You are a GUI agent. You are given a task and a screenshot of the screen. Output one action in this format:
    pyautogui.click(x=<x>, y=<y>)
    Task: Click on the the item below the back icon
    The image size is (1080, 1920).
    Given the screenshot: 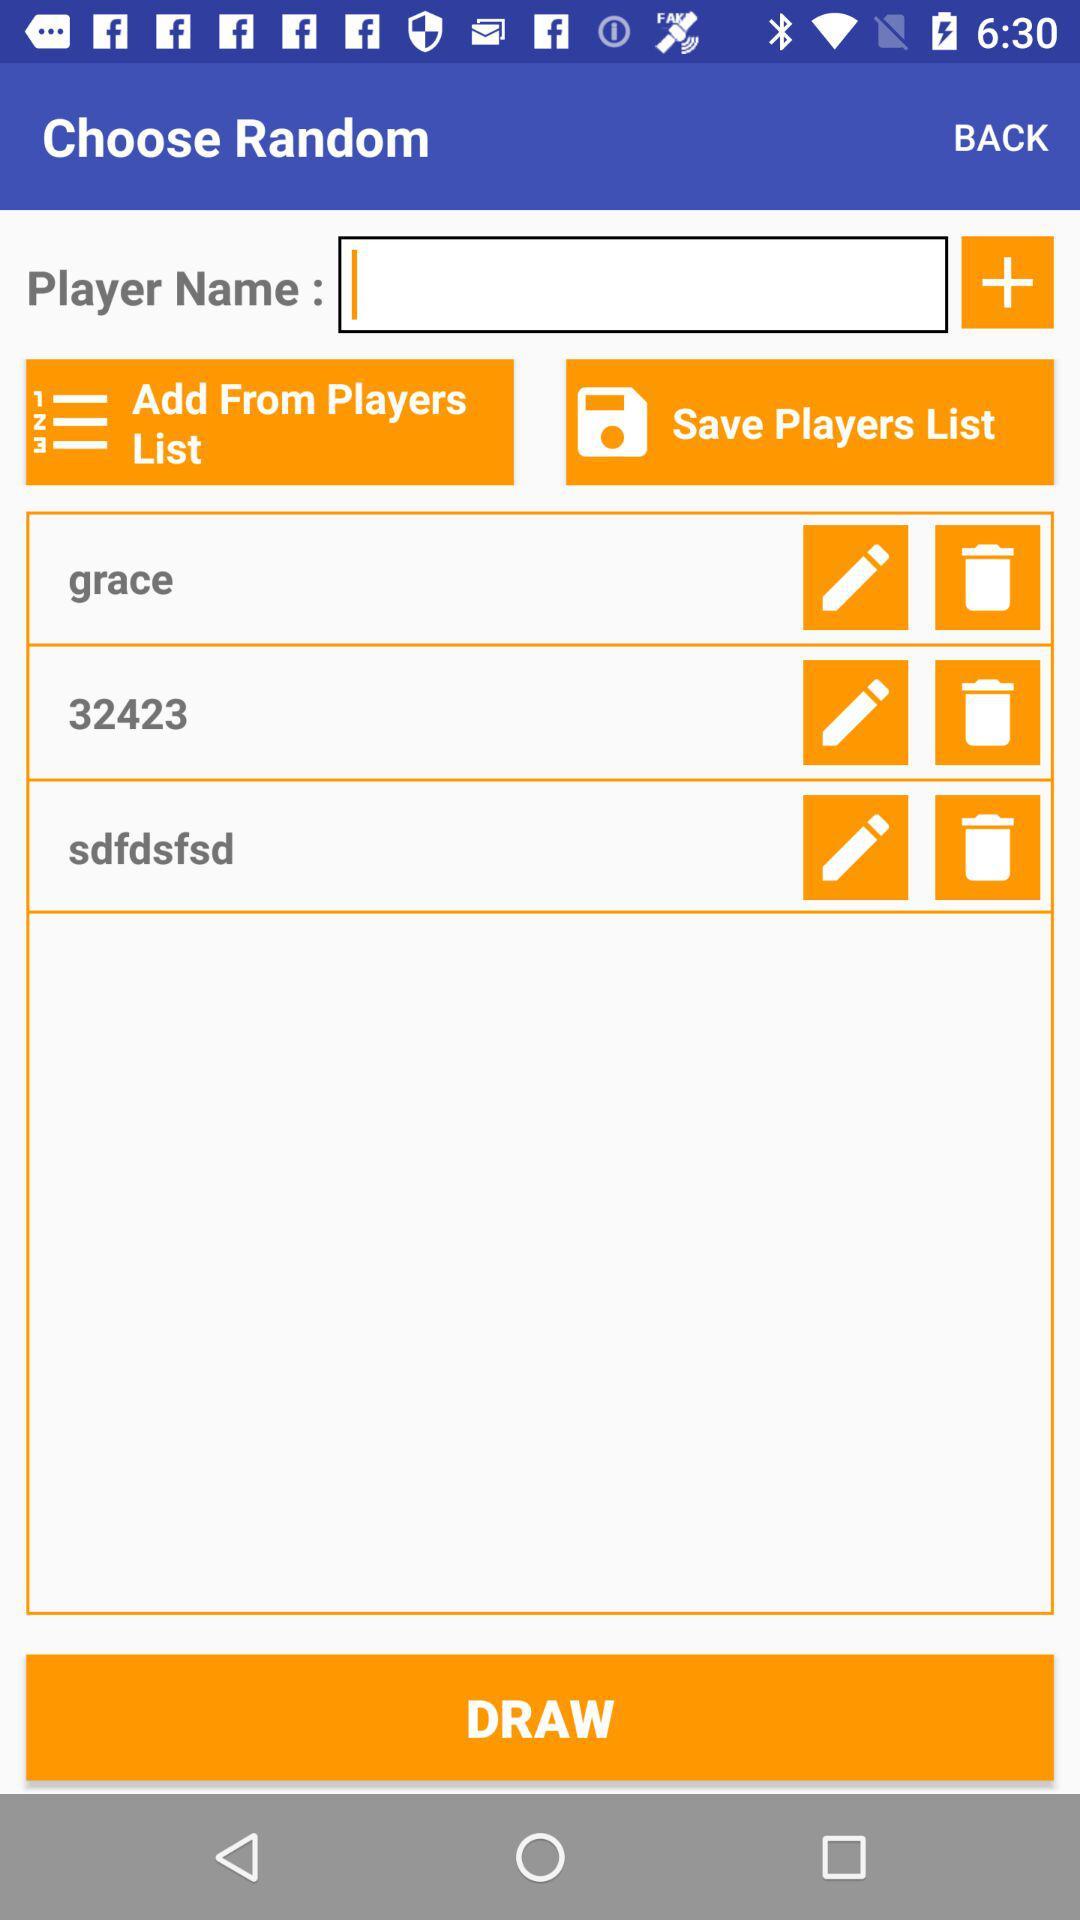 What is the action you would take?
    pyautogui.click(x=1007, y=281)
    